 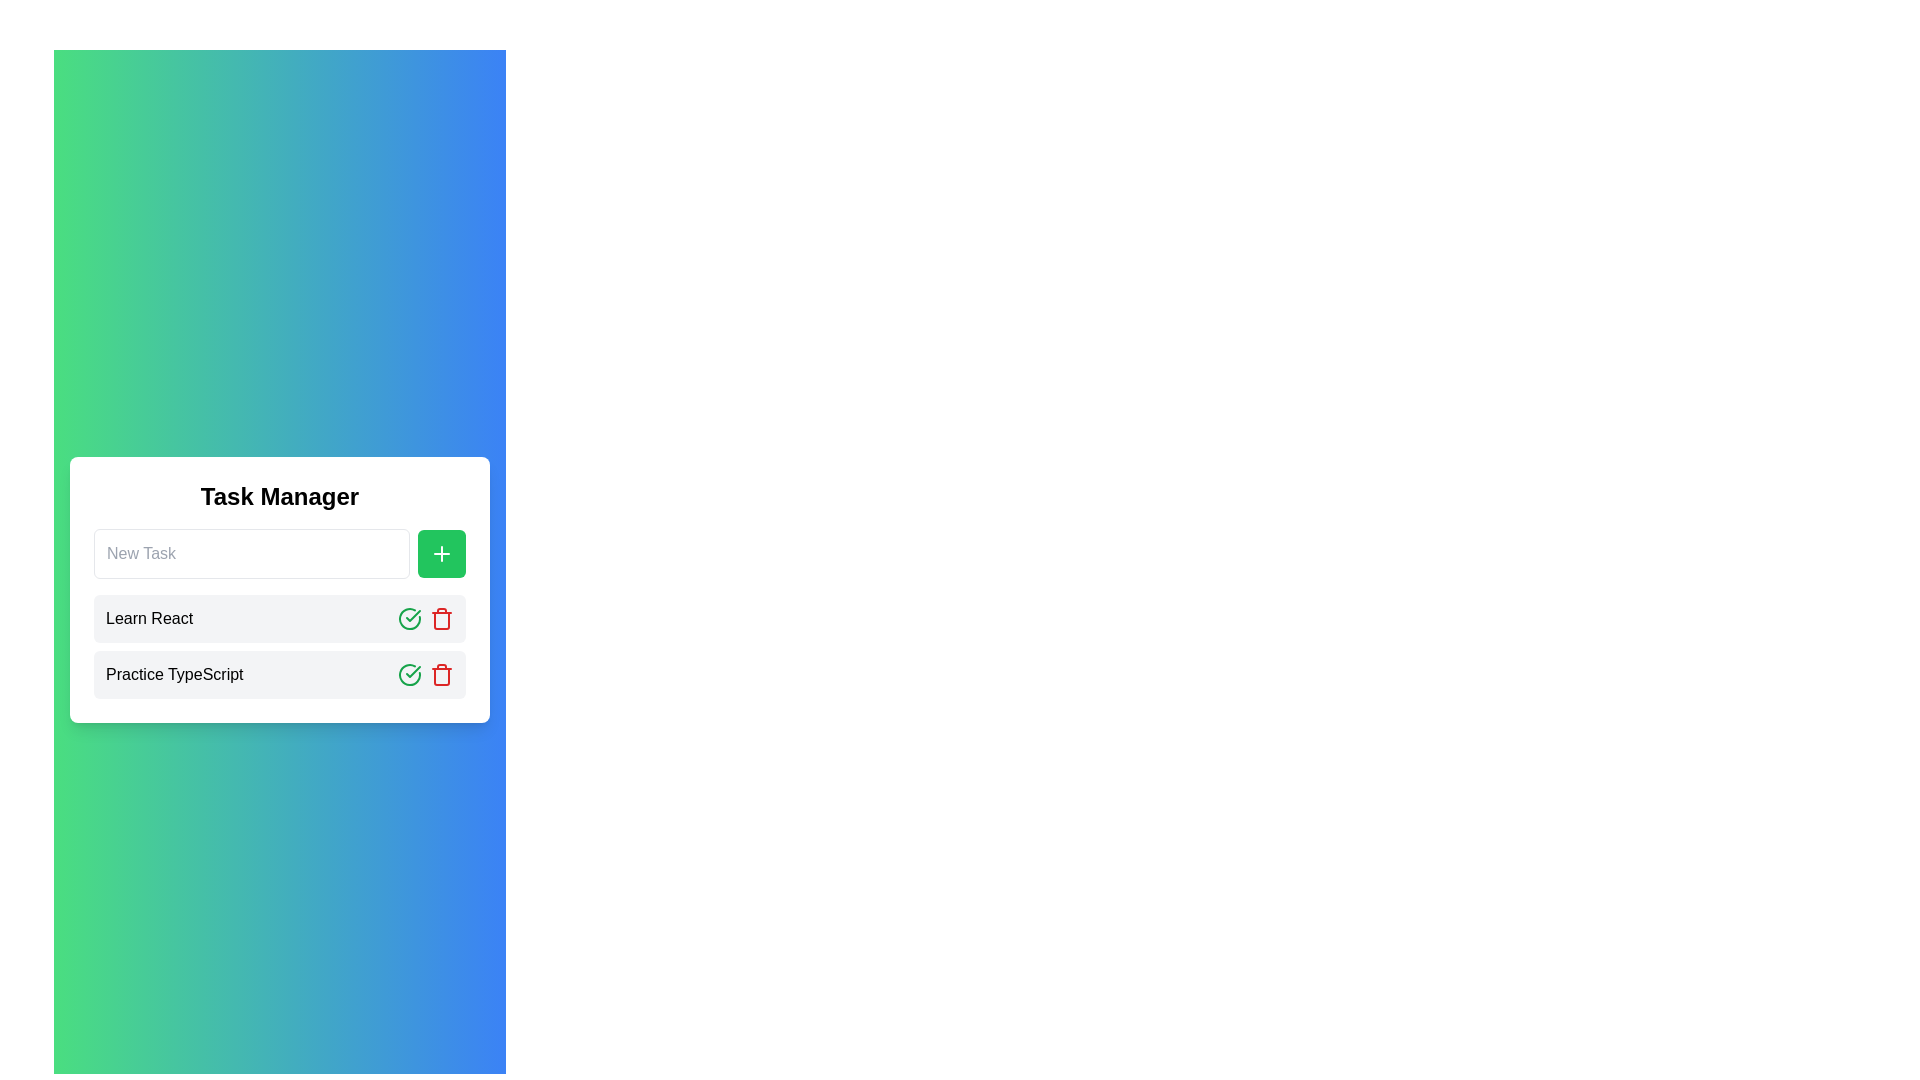 What do you see at coordinates (440, 617) in the screenshot?
I see `the delete button located on the right side of the 'Practice TypeScript' task item` at bounding box center [440, 617].